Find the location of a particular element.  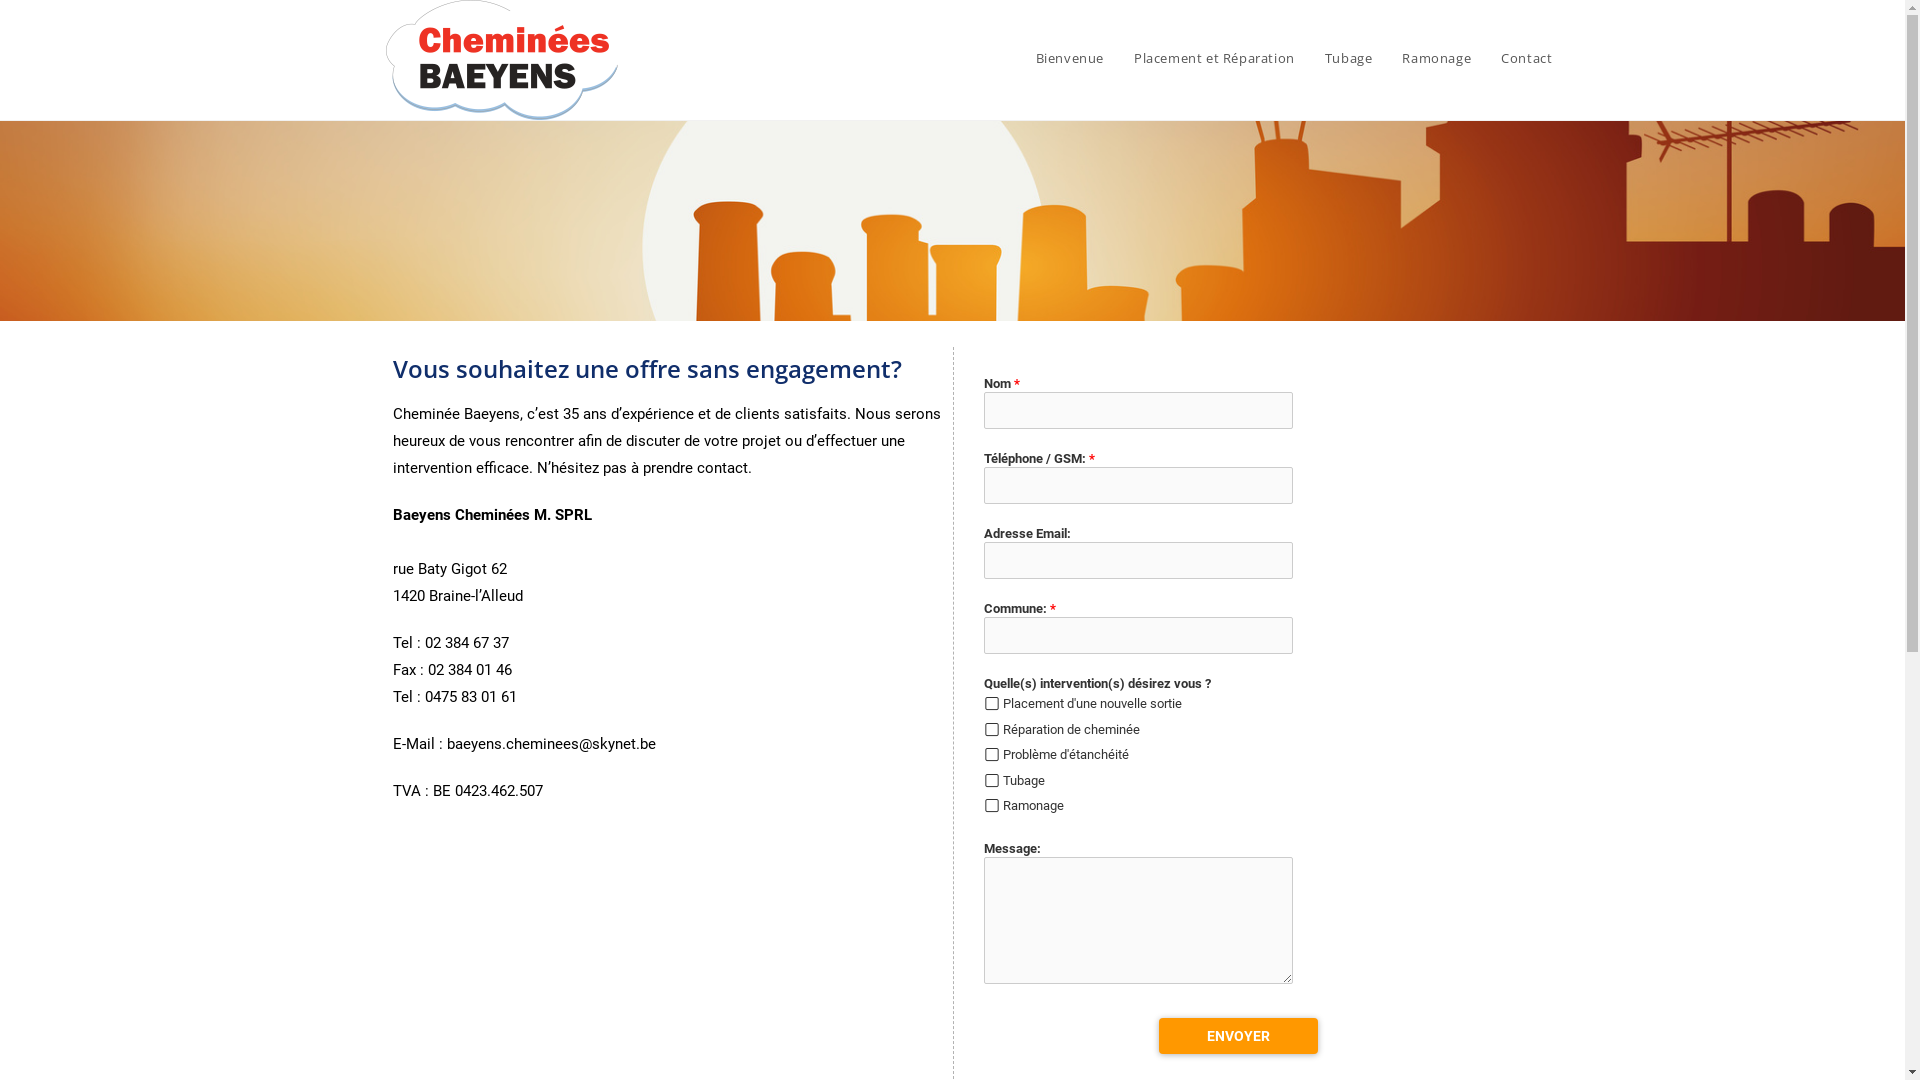

'Tubage' is located at coordinates (1348, 56).